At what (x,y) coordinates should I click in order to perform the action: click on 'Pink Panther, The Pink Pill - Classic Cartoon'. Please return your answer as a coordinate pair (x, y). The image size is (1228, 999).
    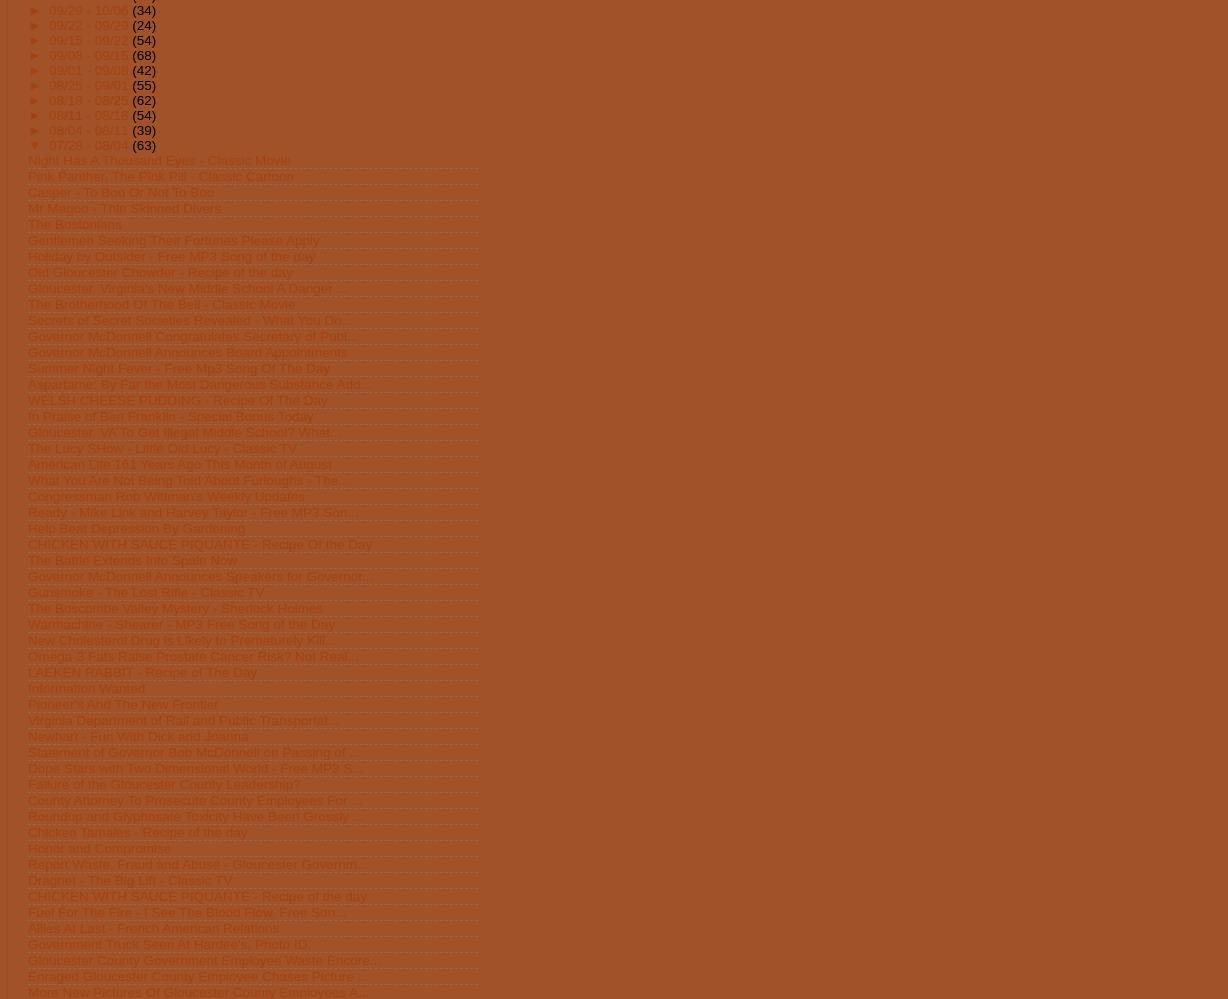
    Looking at the image, I should click on (159, 174).